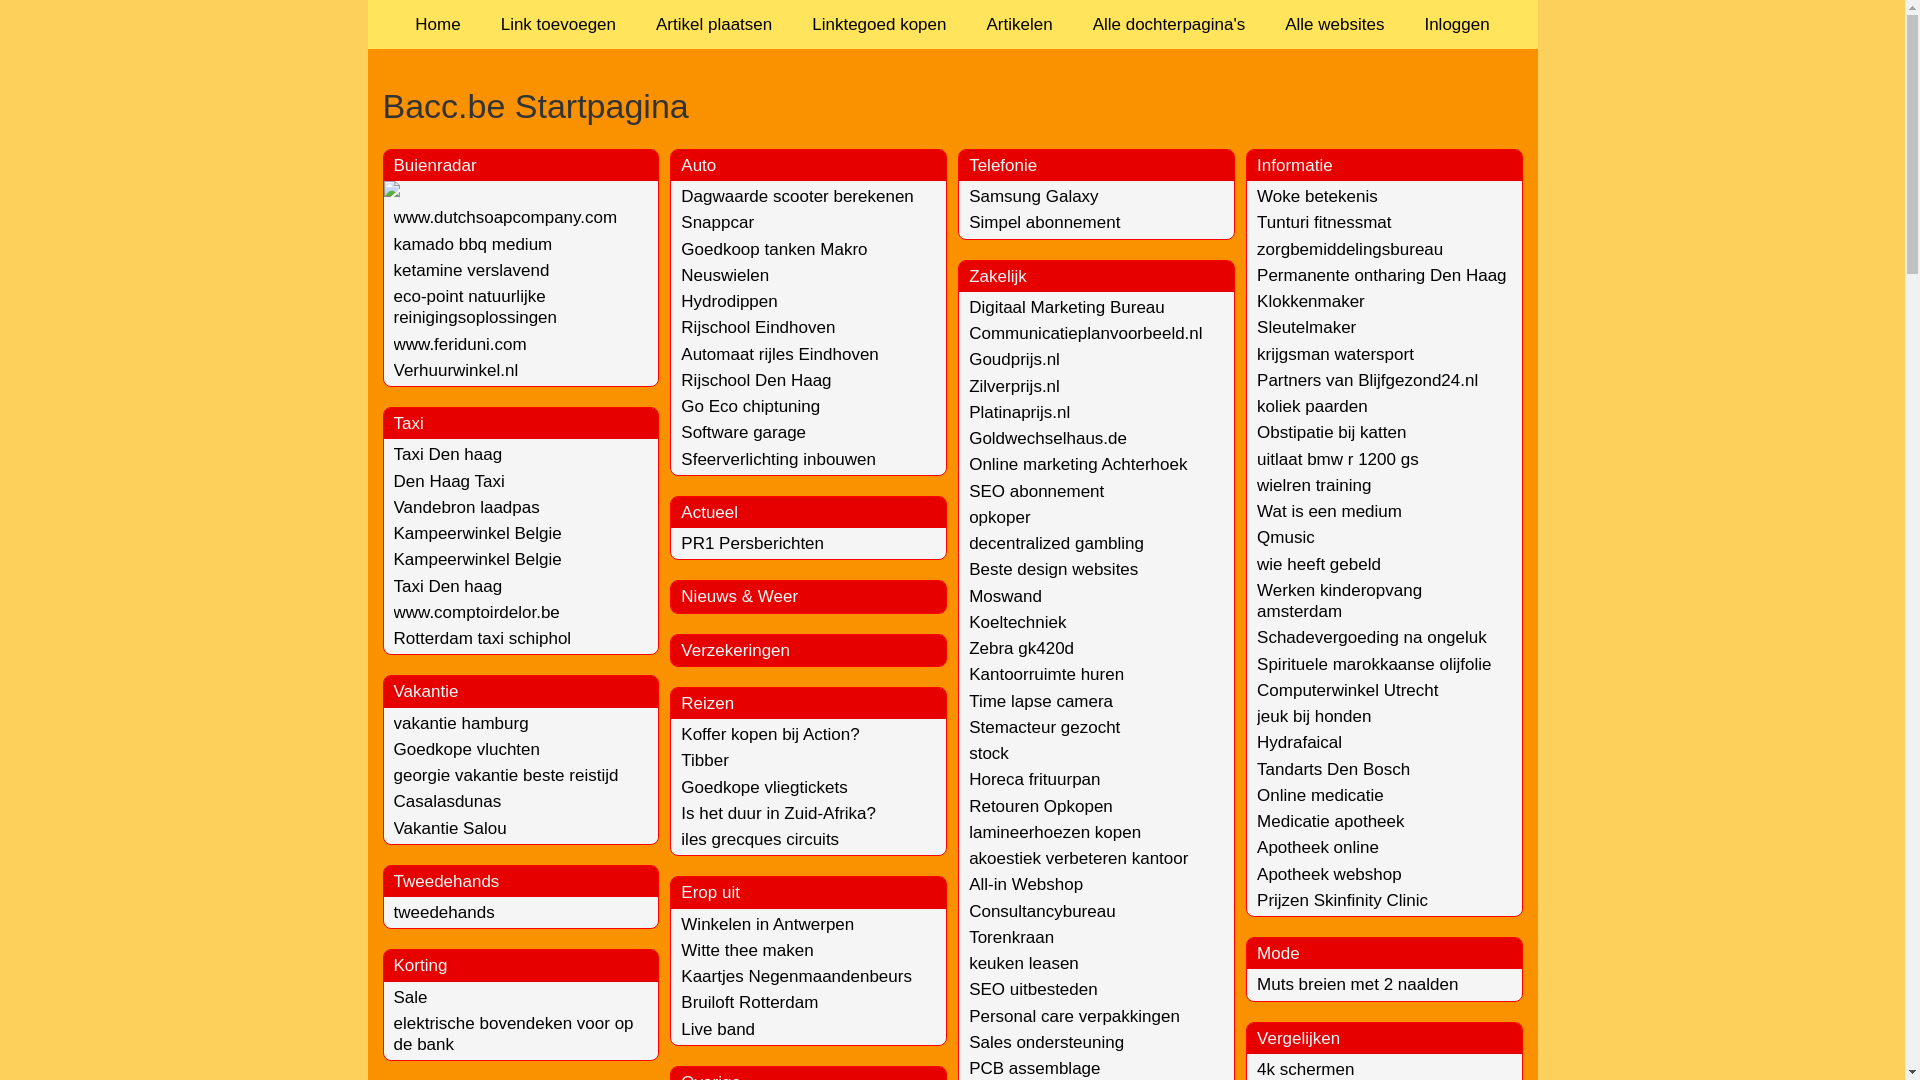 The height and width of the screenshot is (1080, 1920). What do you see at coordinates (1299, 742) in the screenshot?
I see `'Hydrafaical'` at bounding box center [1299, 742].